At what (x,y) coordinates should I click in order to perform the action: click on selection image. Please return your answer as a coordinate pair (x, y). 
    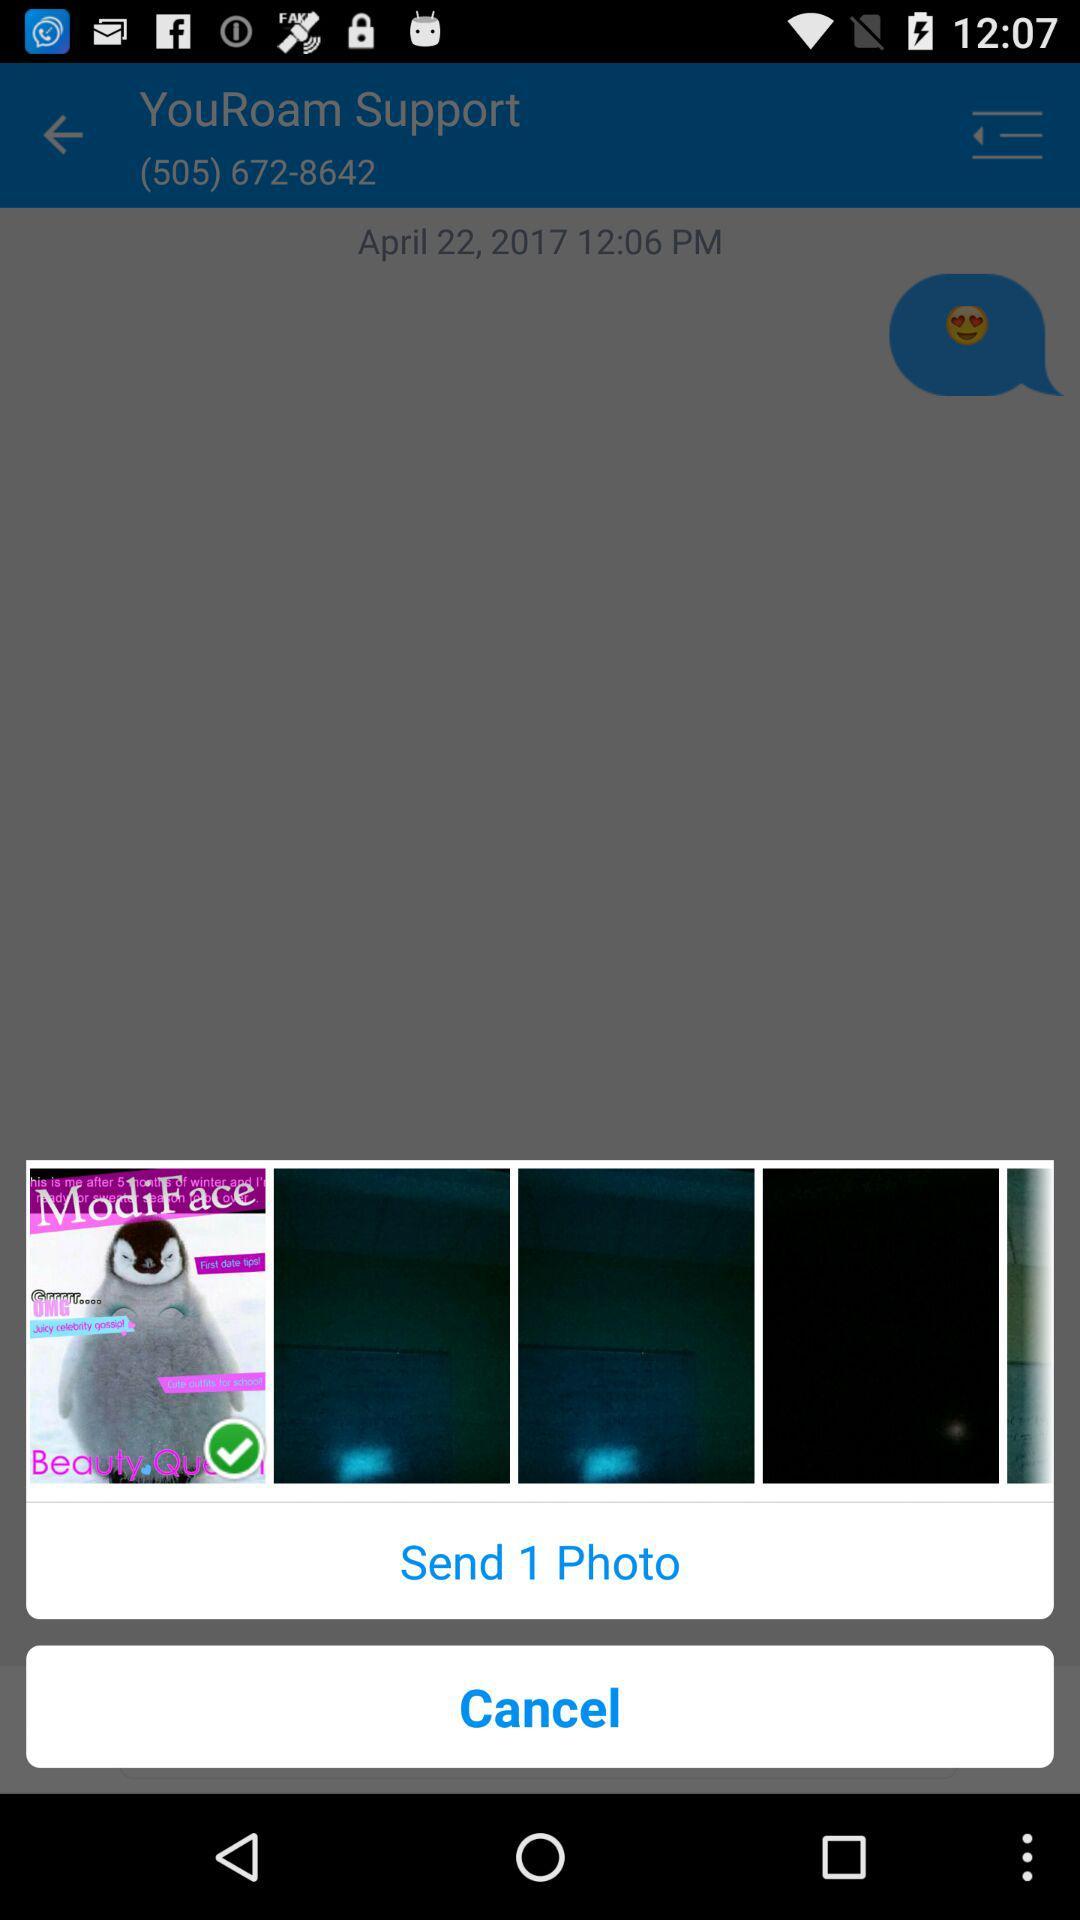
    Looking at the image, I should click on (636, 1325).